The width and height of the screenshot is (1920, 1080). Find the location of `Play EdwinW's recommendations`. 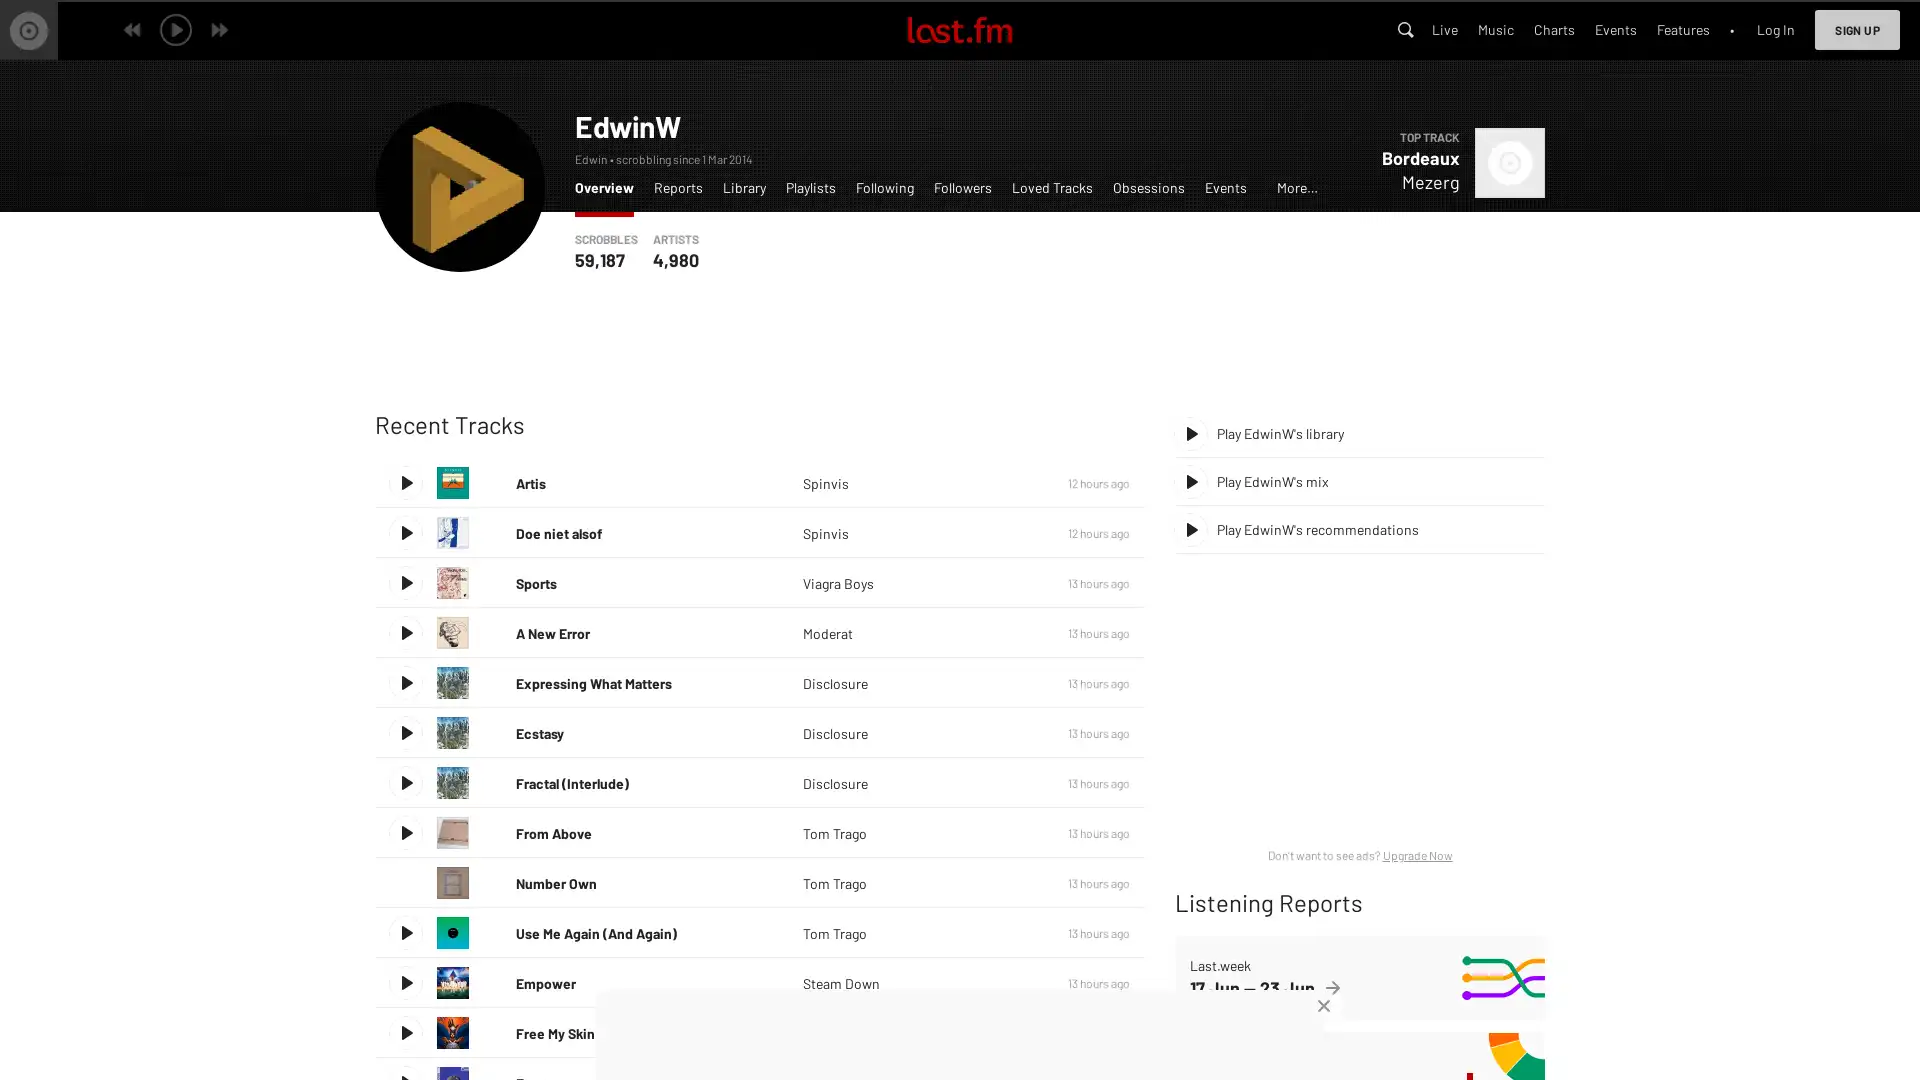

Play EdwinW's recommendations is located at coordinates (1359, 528).